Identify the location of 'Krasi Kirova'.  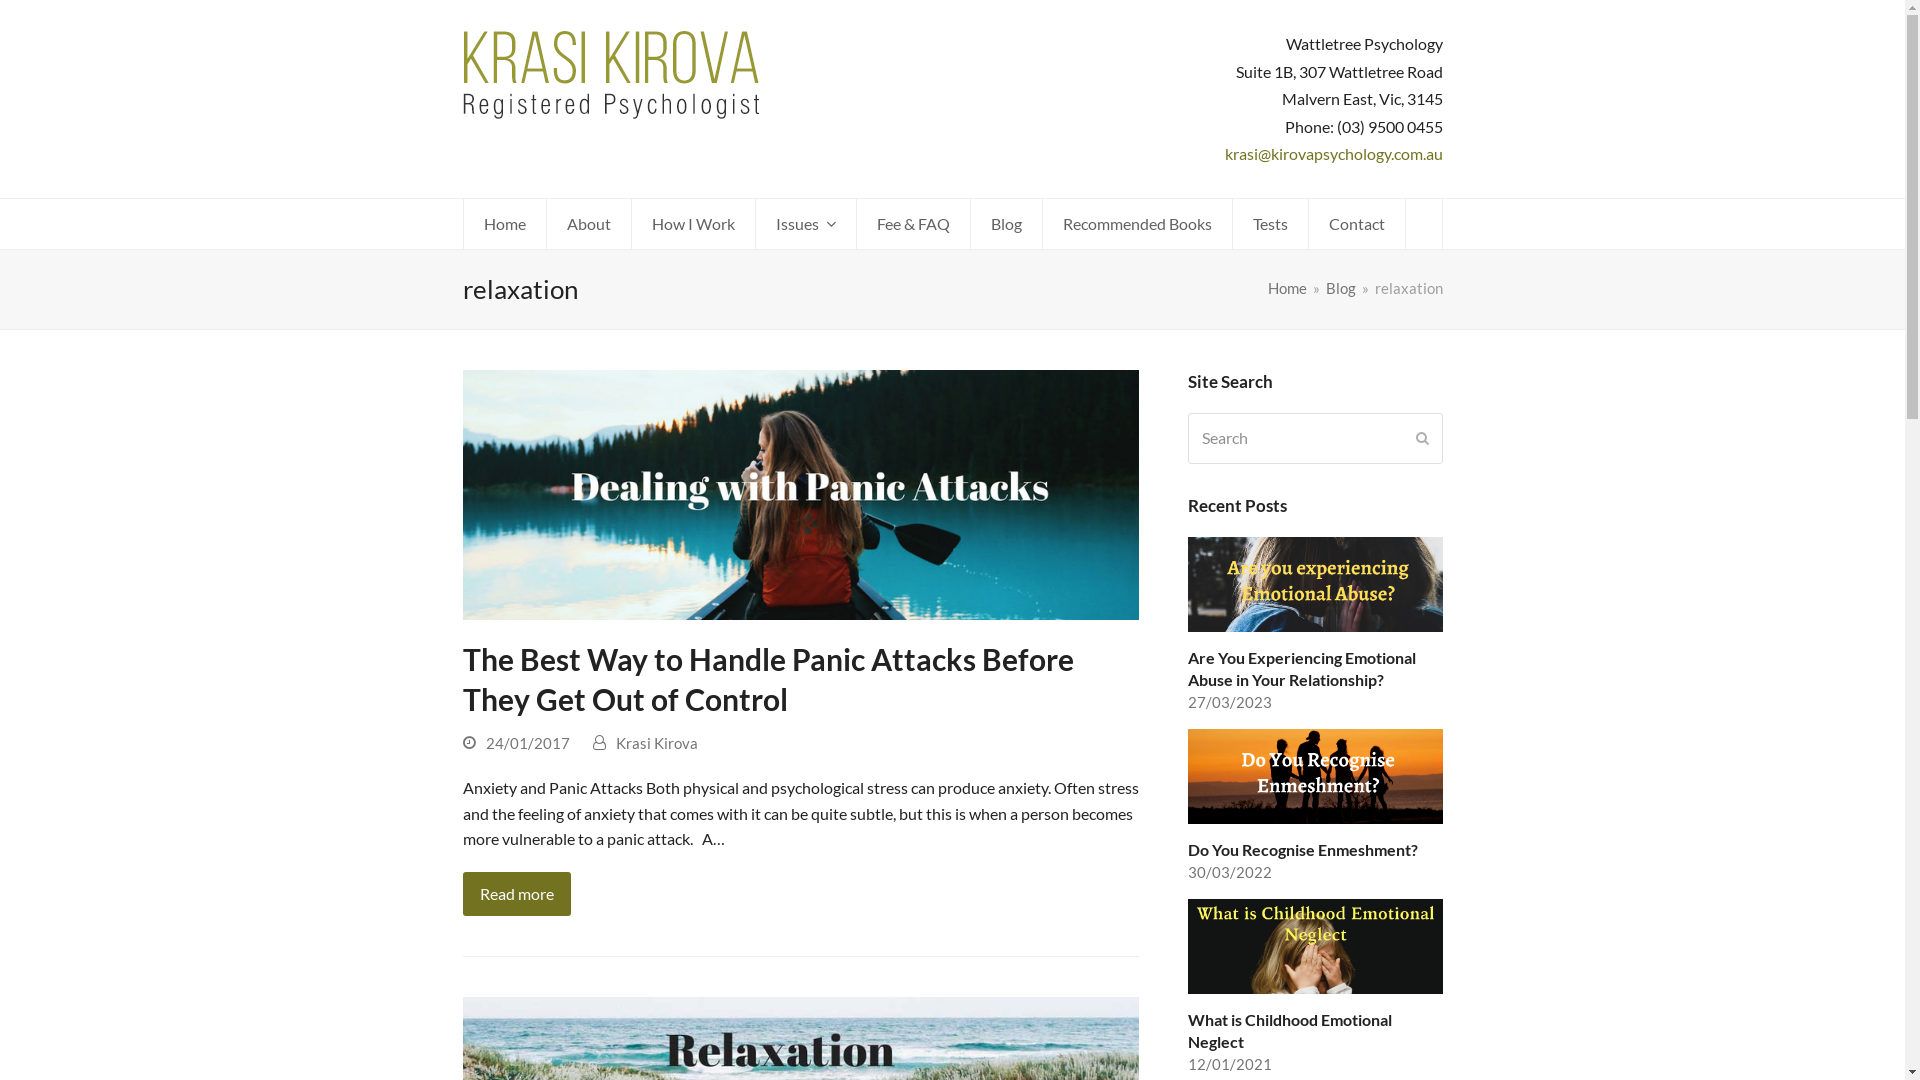
(657, 743).